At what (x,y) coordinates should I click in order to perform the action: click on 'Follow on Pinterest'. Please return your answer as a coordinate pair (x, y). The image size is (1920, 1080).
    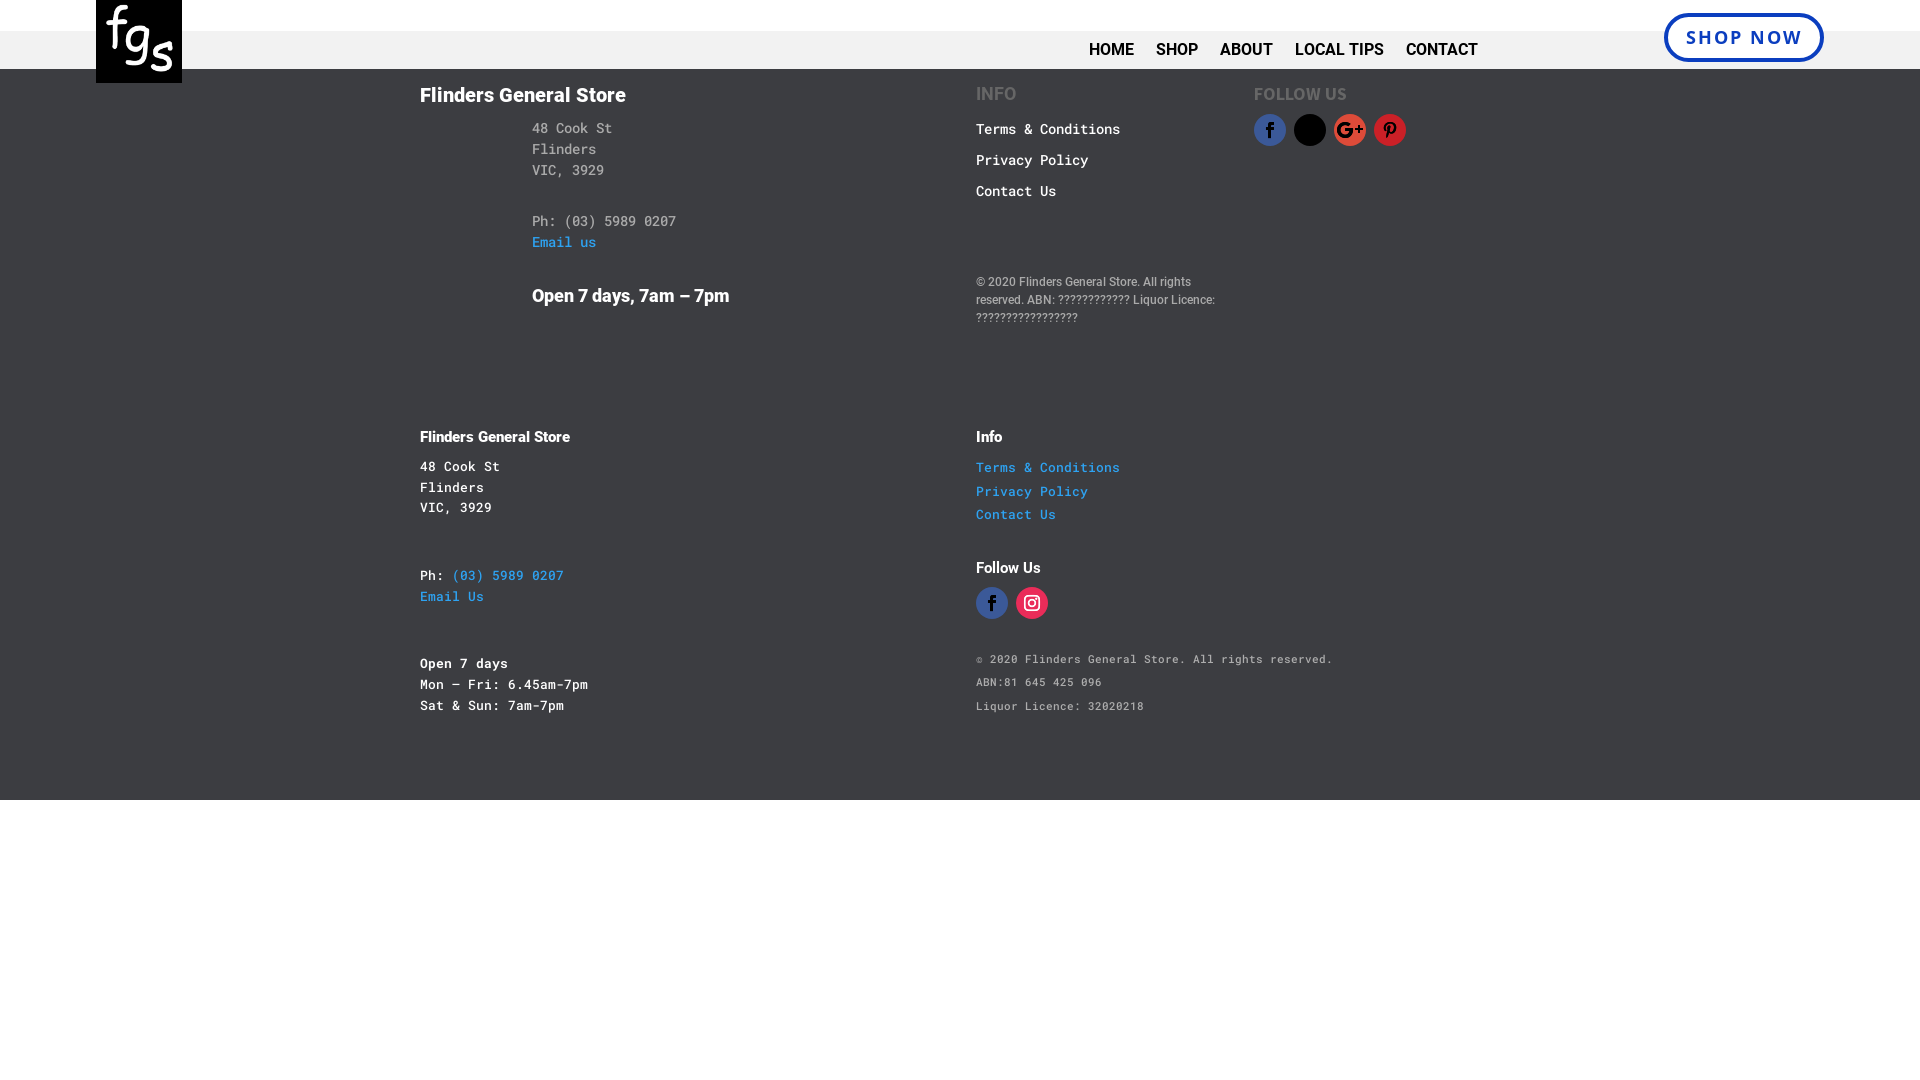
    Looking at the image, I should click on (1389, 130).